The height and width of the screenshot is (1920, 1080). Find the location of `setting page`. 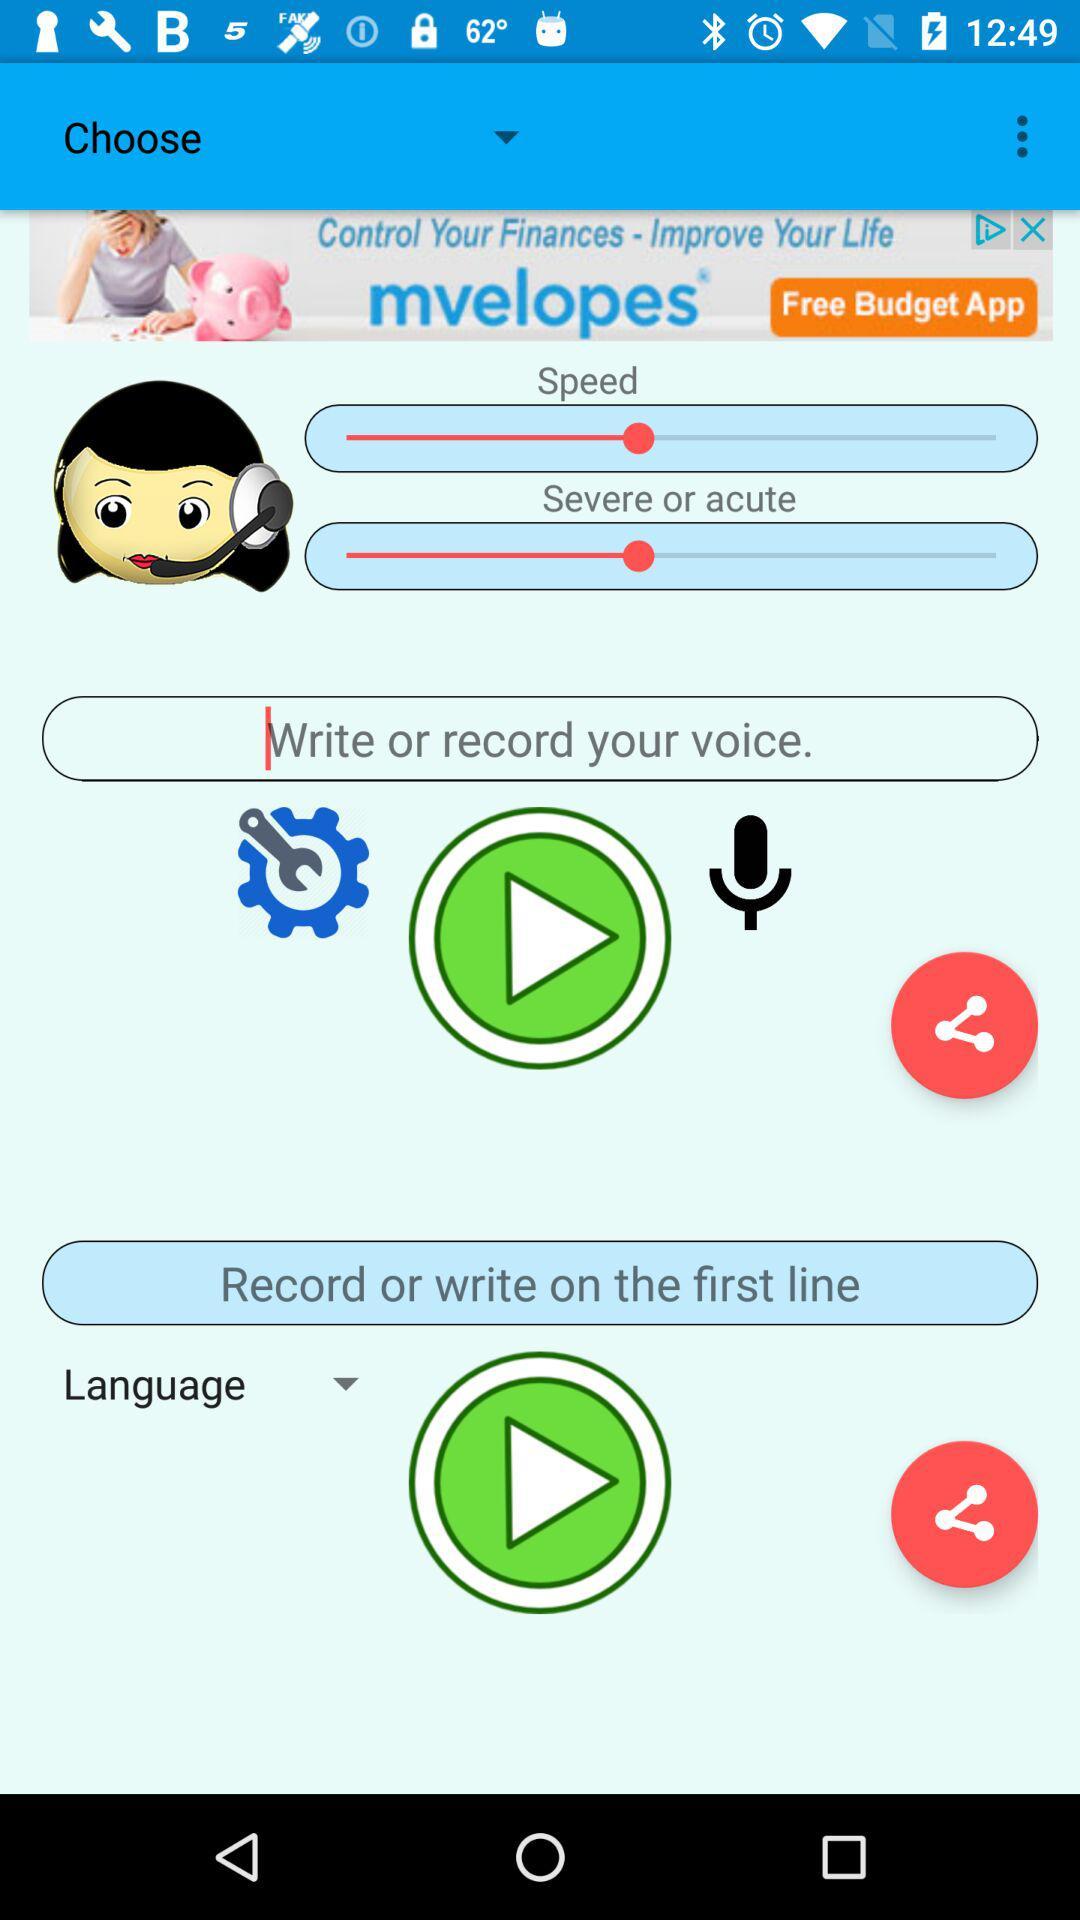

setting page is located at coordinates (303, 872).